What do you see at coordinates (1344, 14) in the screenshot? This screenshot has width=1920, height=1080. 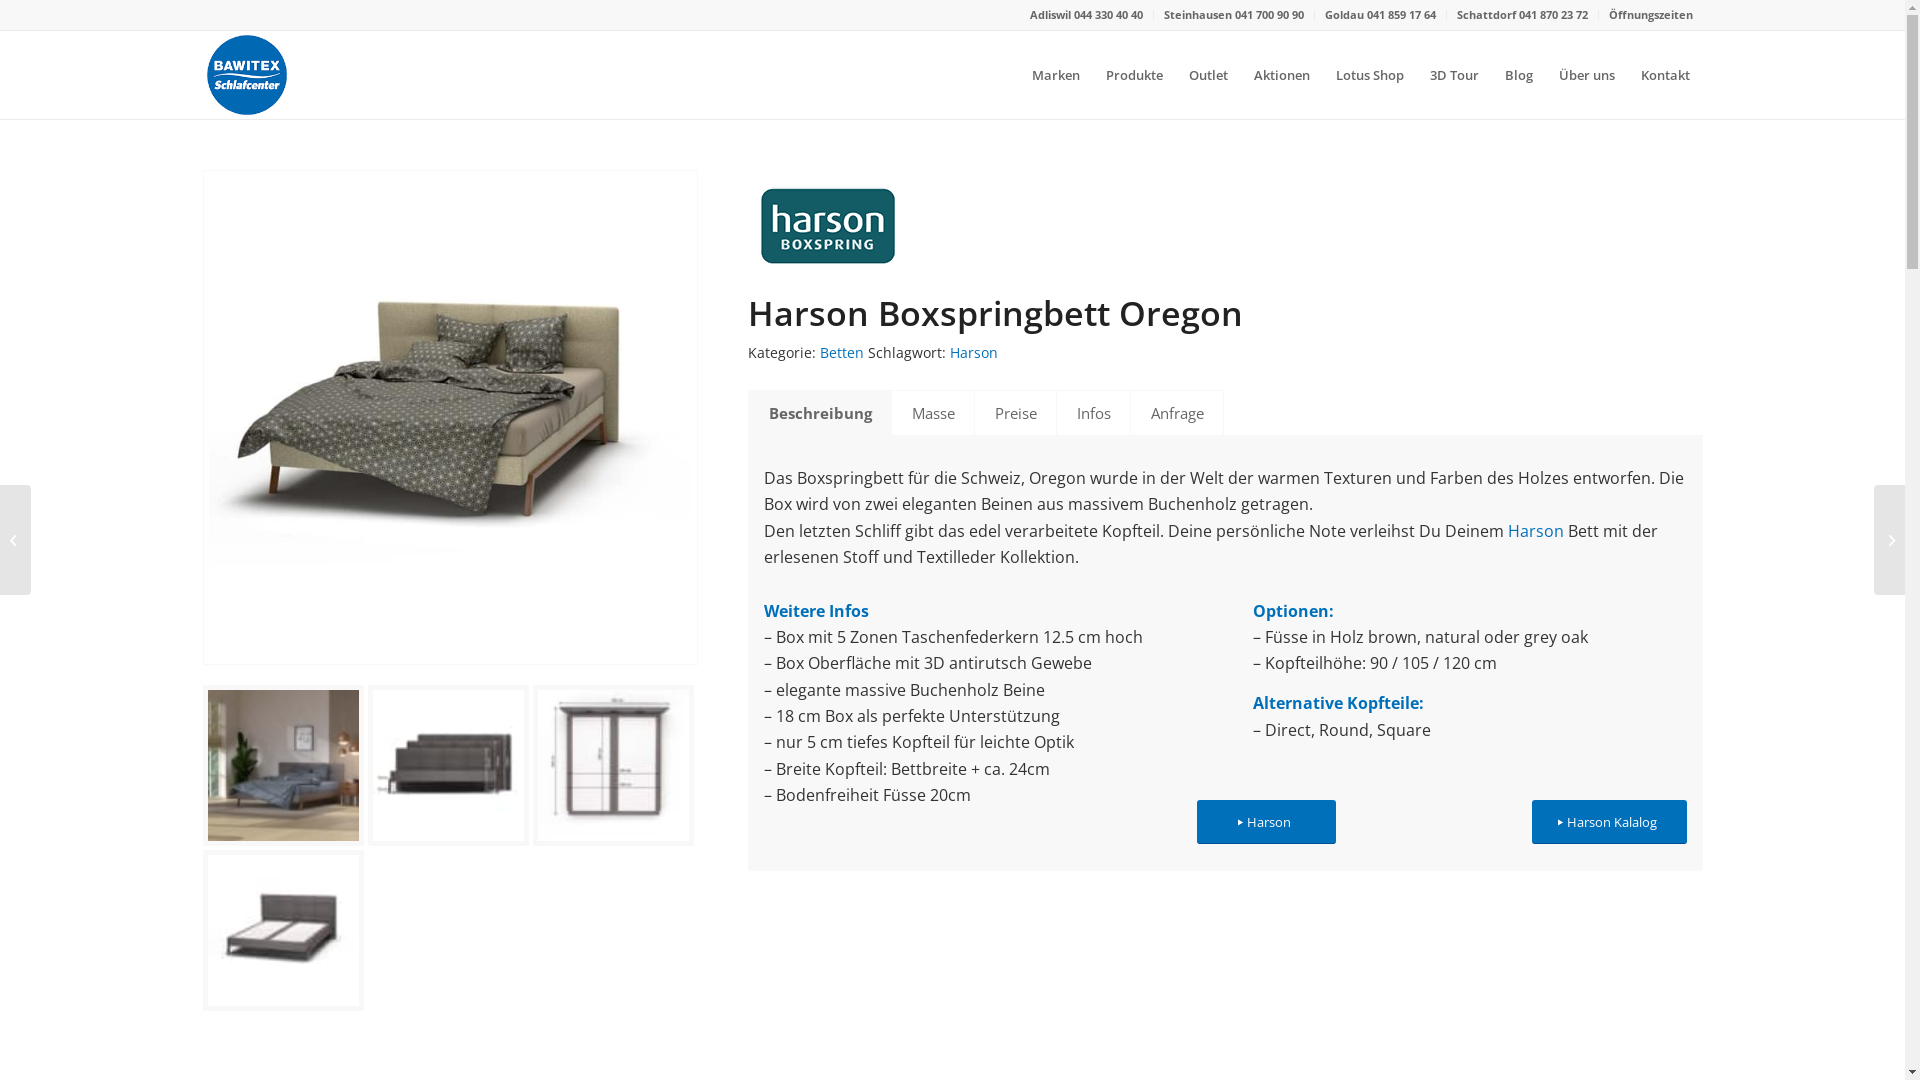 I see `'Goldau'` at bounding box center [1344, 14].